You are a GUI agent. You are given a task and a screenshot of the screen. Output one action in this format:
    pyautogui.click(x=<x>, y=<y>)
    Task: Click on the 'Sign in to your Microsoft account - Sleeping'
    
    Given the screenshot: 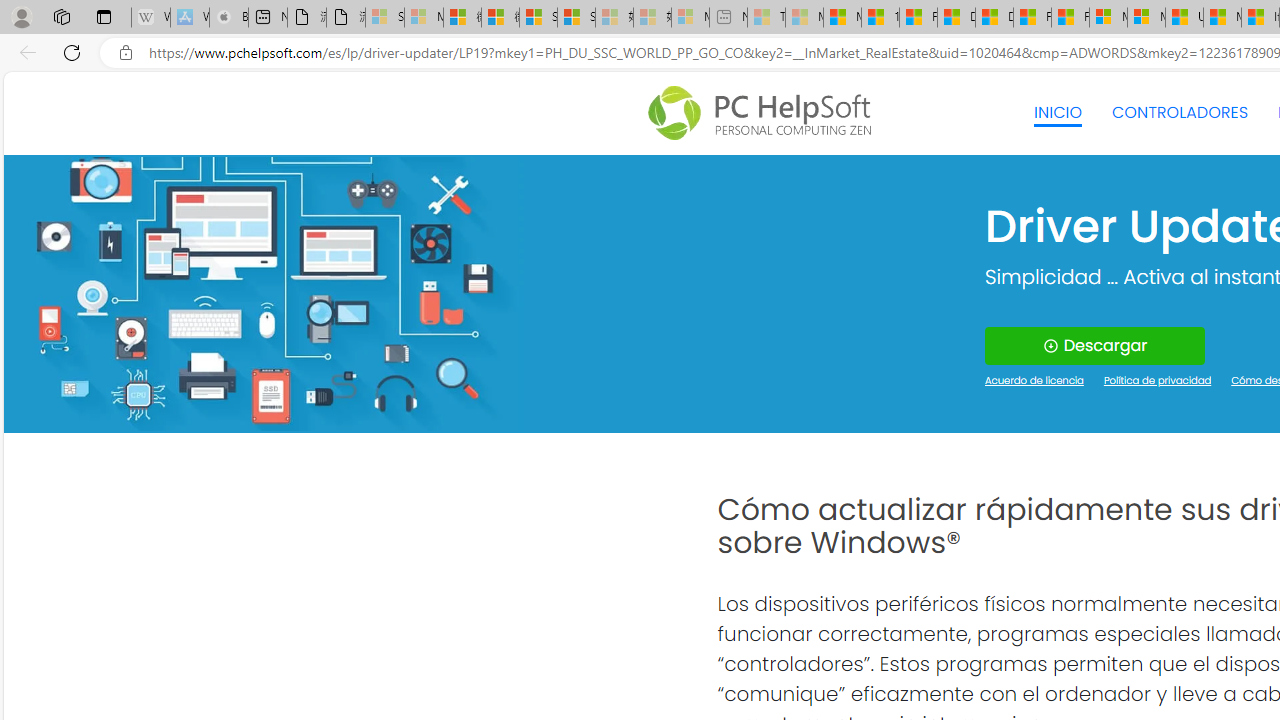 What is the action you would take?
    pyautogui.click(x=385, y=17)
    